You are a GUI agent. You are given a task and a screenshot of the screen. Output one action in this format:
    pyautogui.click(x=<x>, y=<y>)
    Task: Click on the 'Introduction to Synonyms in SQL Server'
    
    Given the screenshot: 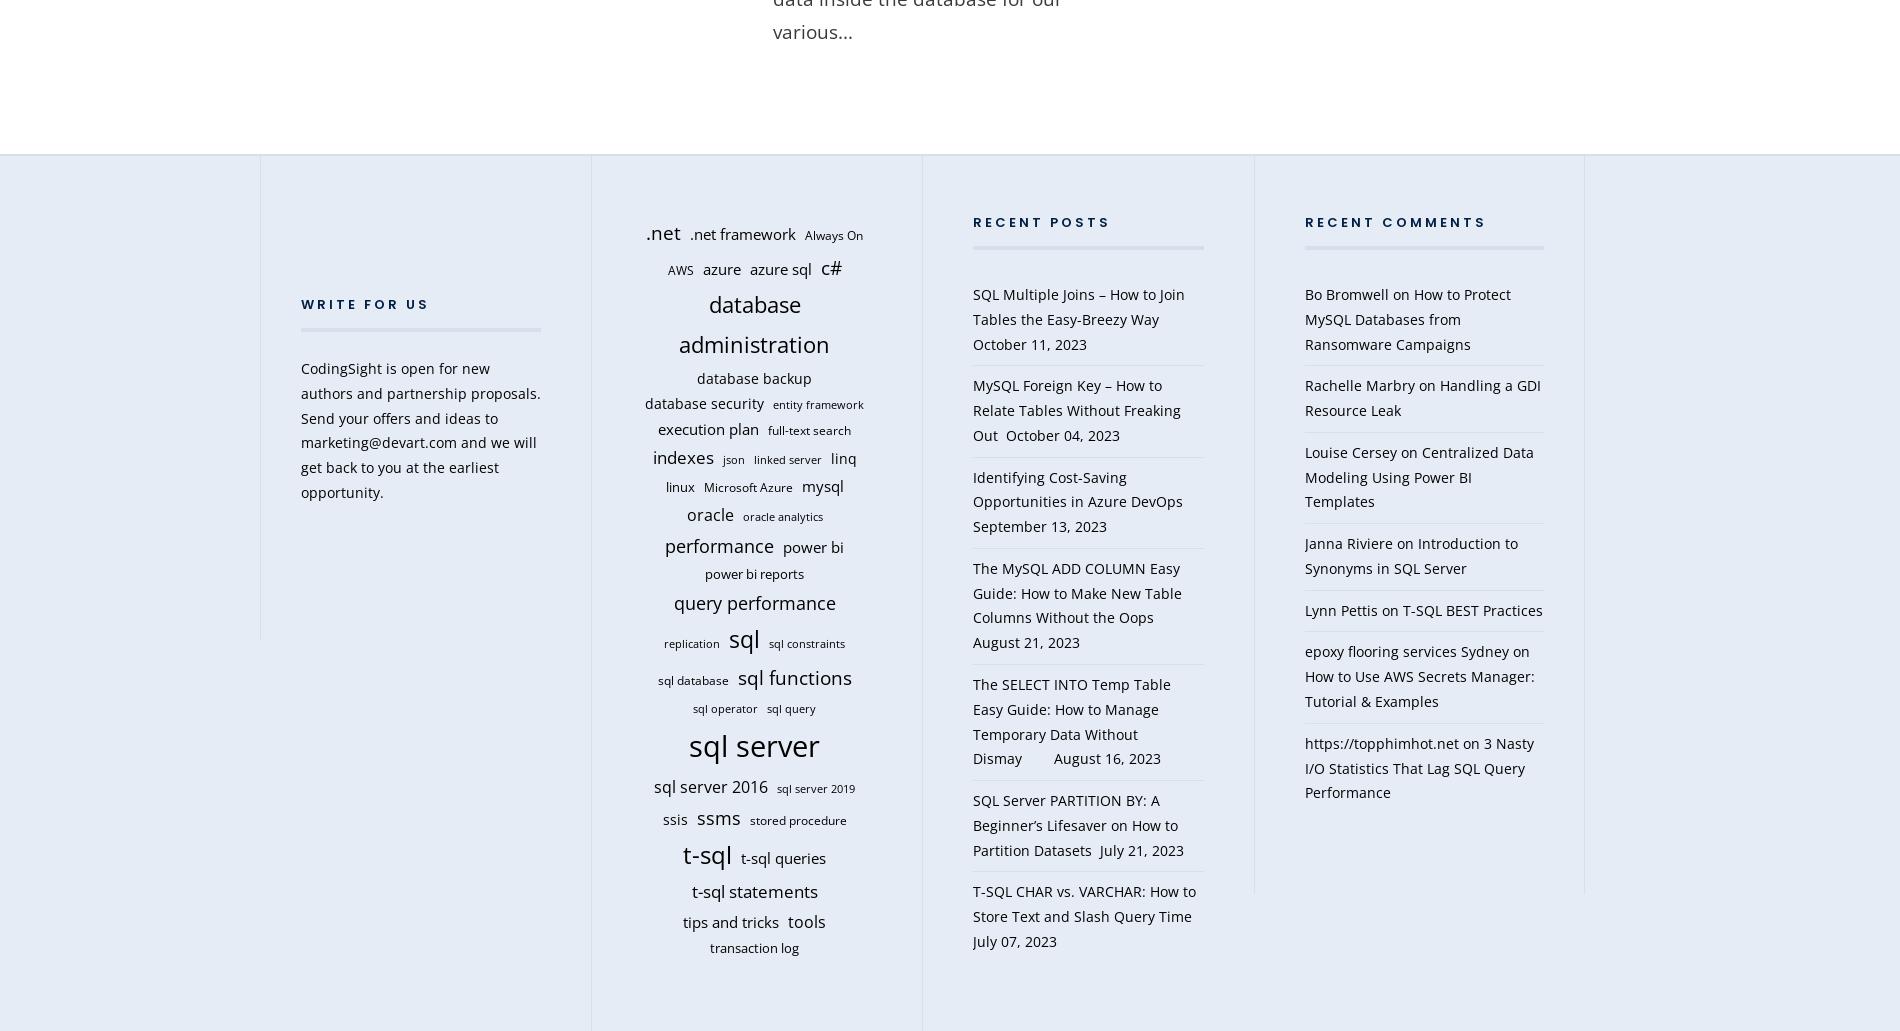 What is the action you would take?
    pyautogui.click(x=1409, y=554)
    